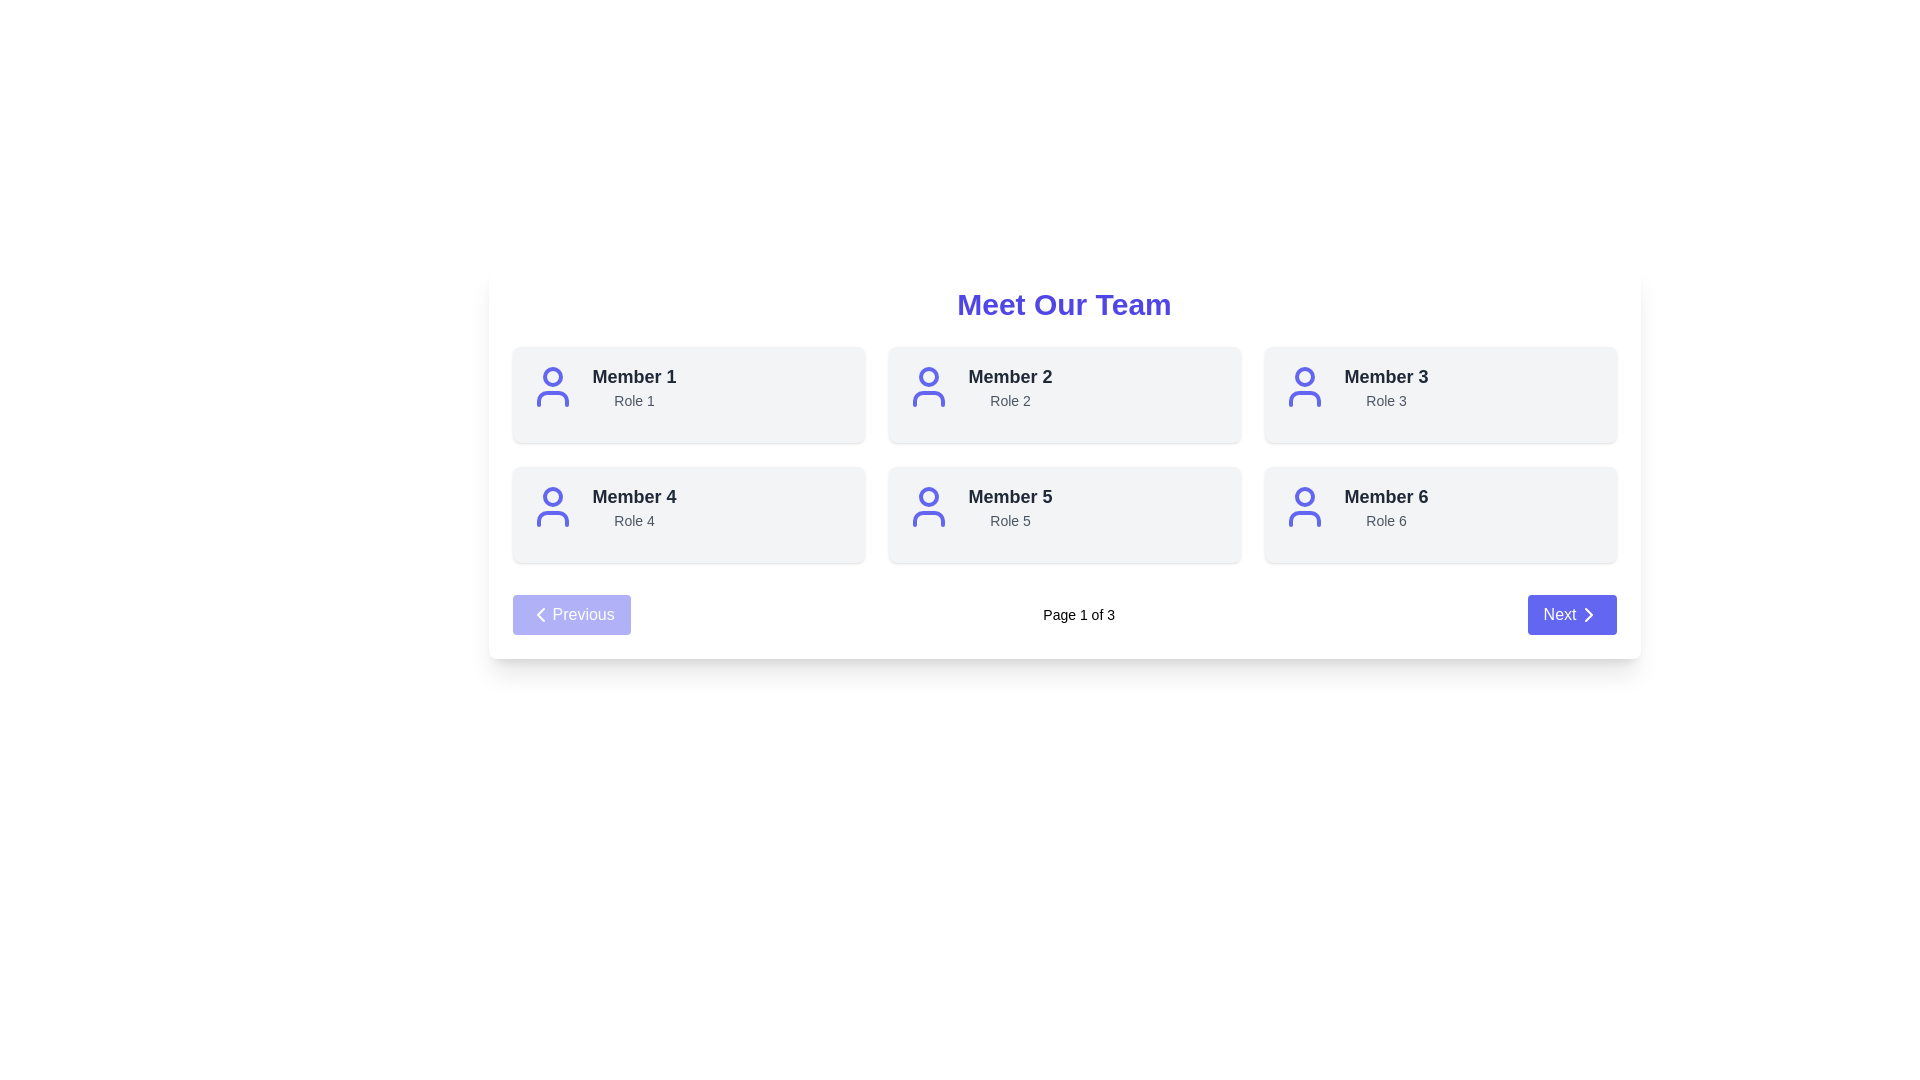 Image resolution: width=1920 pixels, height=1080 pixels. I want to click on head portion of the user icon represented by the circle in the SVG graphic associated with 'Member 6' via developer tools, so click(1304, 496).